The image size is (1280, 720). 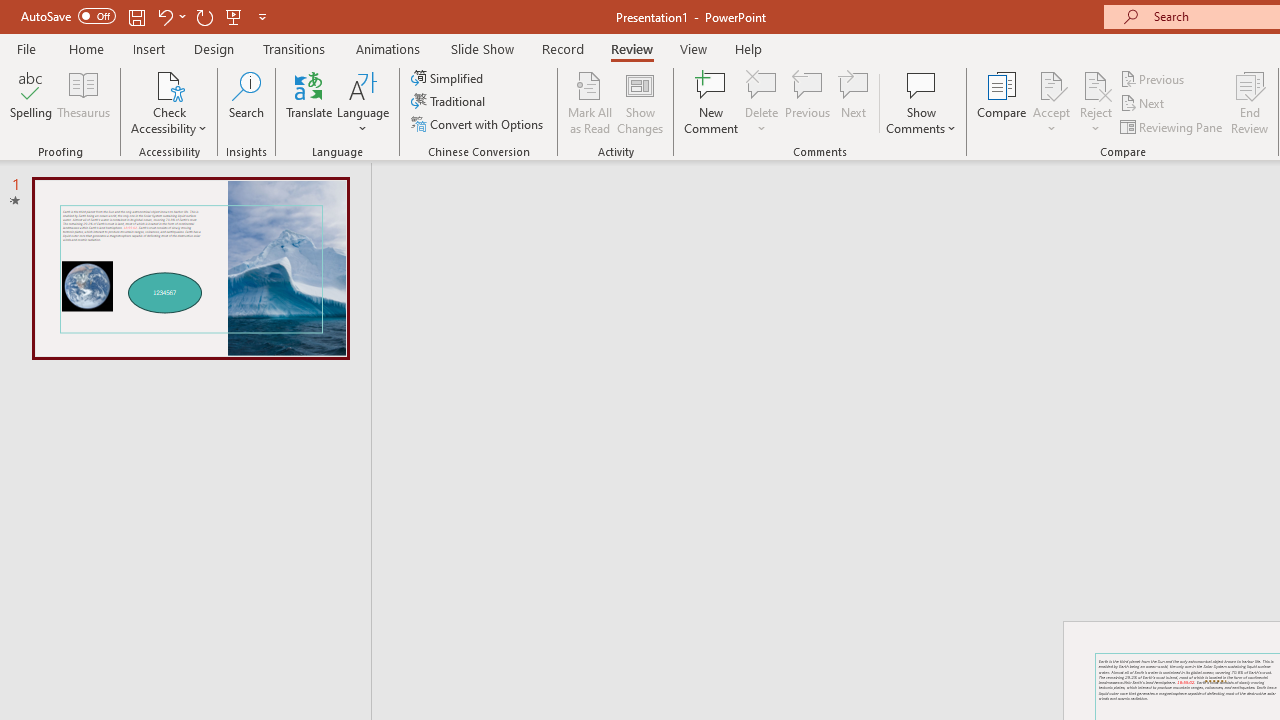 I want to click on 'Reject', so click(x=1095, y=103).